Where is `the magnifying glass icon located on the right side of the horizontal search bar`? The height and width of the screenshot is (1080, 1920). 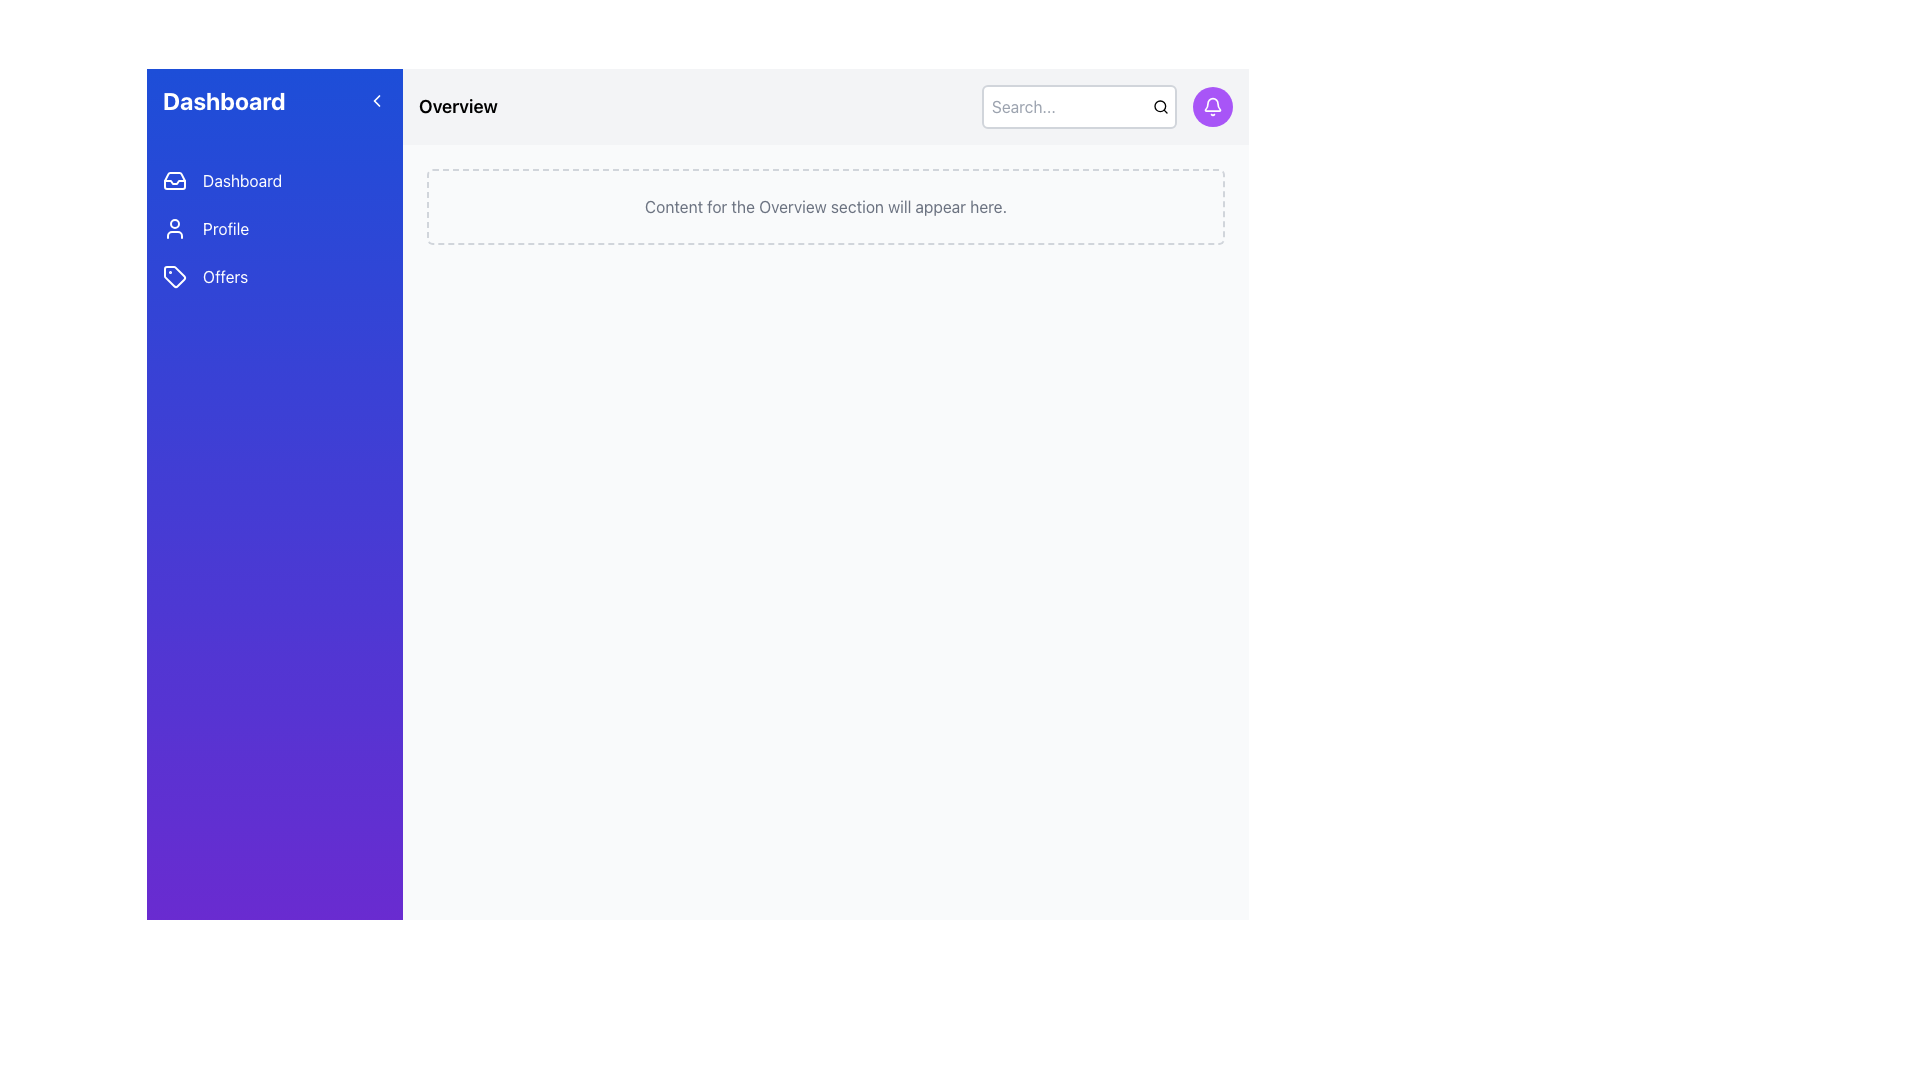 the magnifying glass icon located on the right side of the horizontal search bar is located at coordinates (1161, 107).